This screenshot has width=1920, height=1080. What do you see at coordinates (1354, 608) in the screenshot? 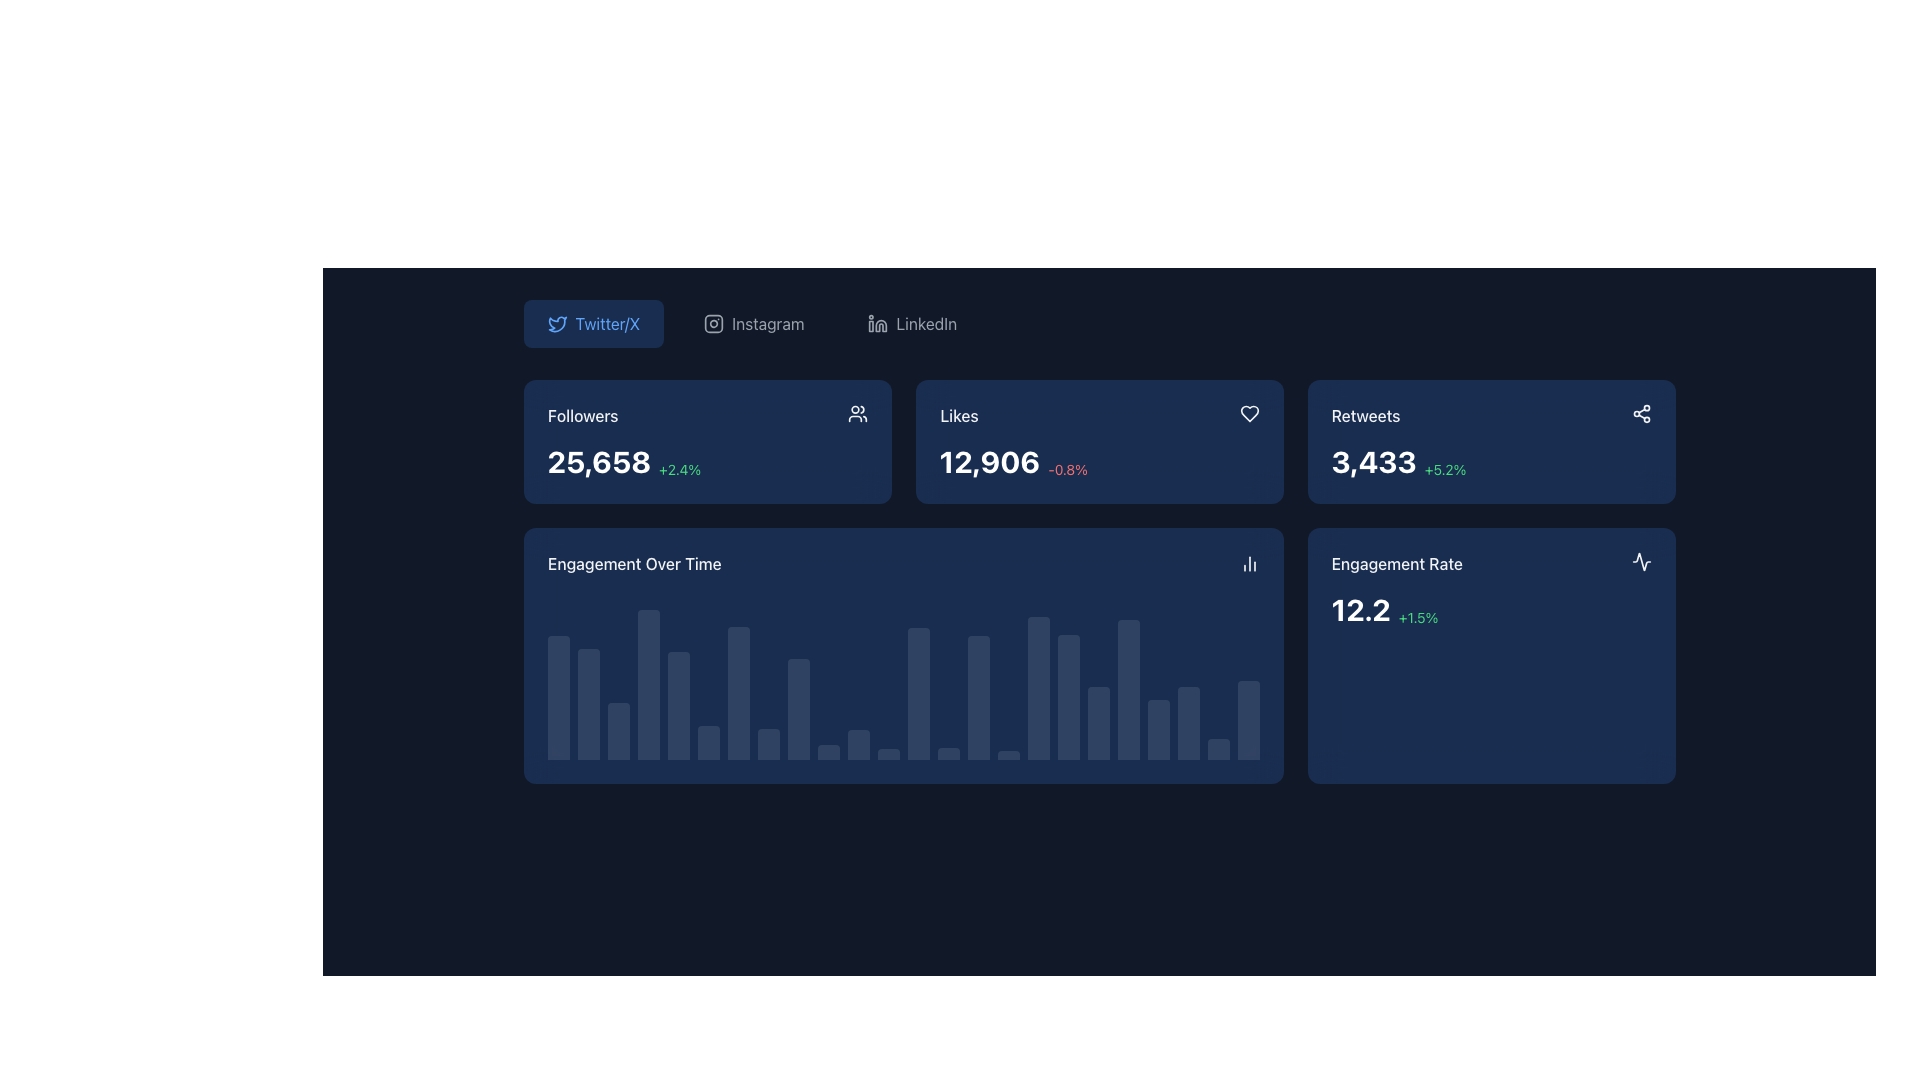
I see `the Static Text displaying the numeric value '9.2', which represents the engagement metric of the associated platform, located in the bottom-right corner of the dashboard` at bounding box center [1354, 608].